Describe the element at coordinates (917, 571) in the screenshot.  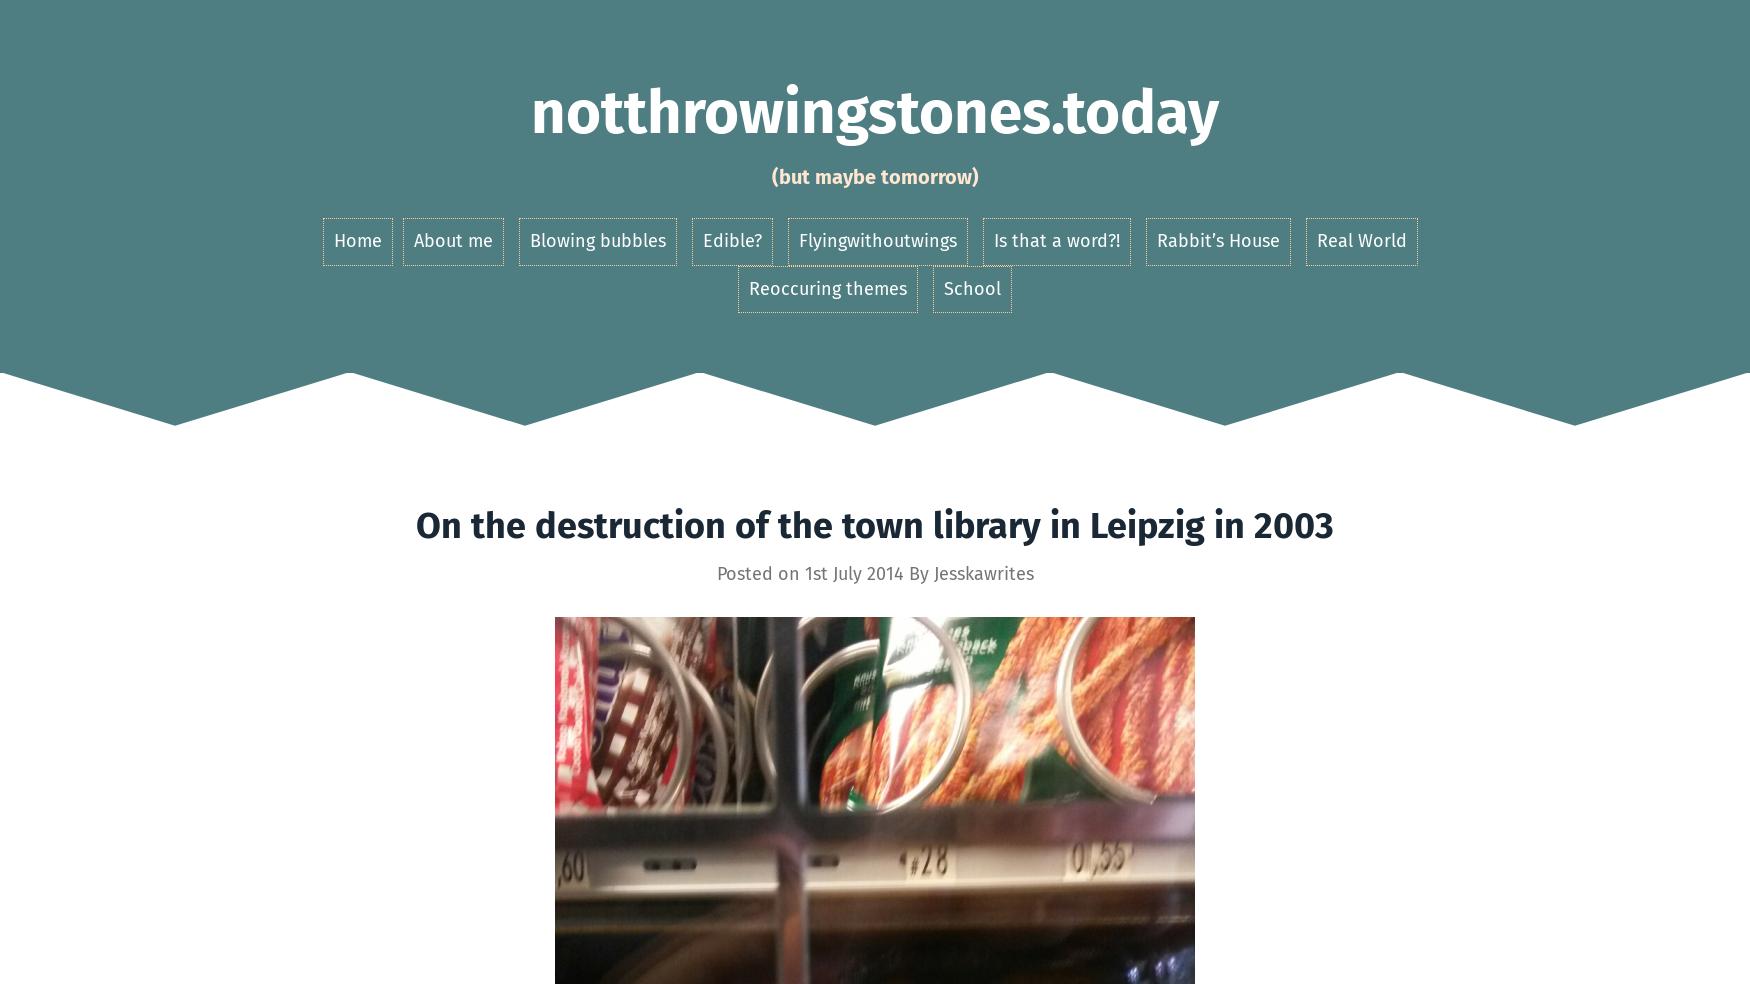
I see `'By'` at that location.